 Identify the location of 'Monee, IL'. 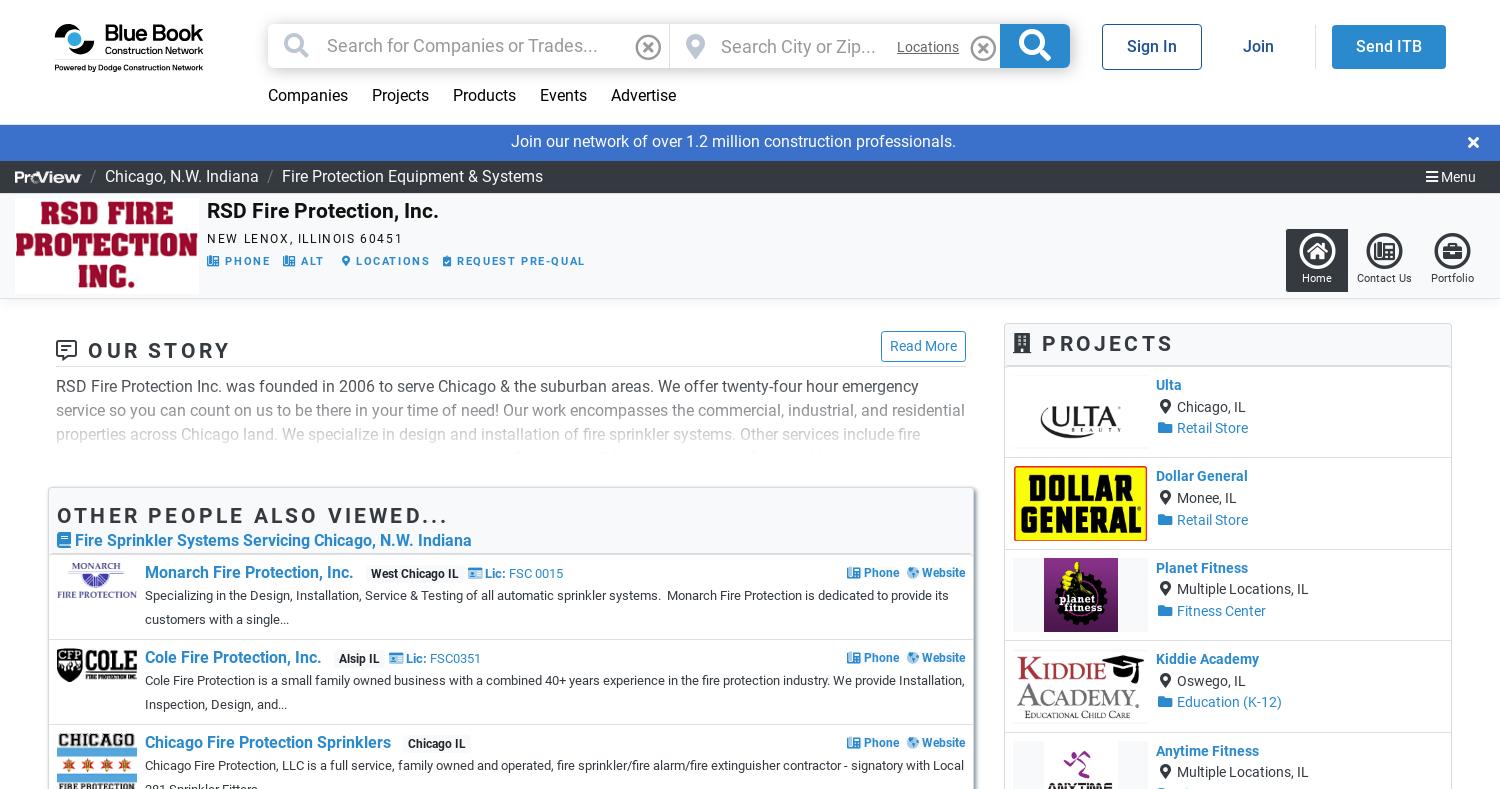
(1204, 496).